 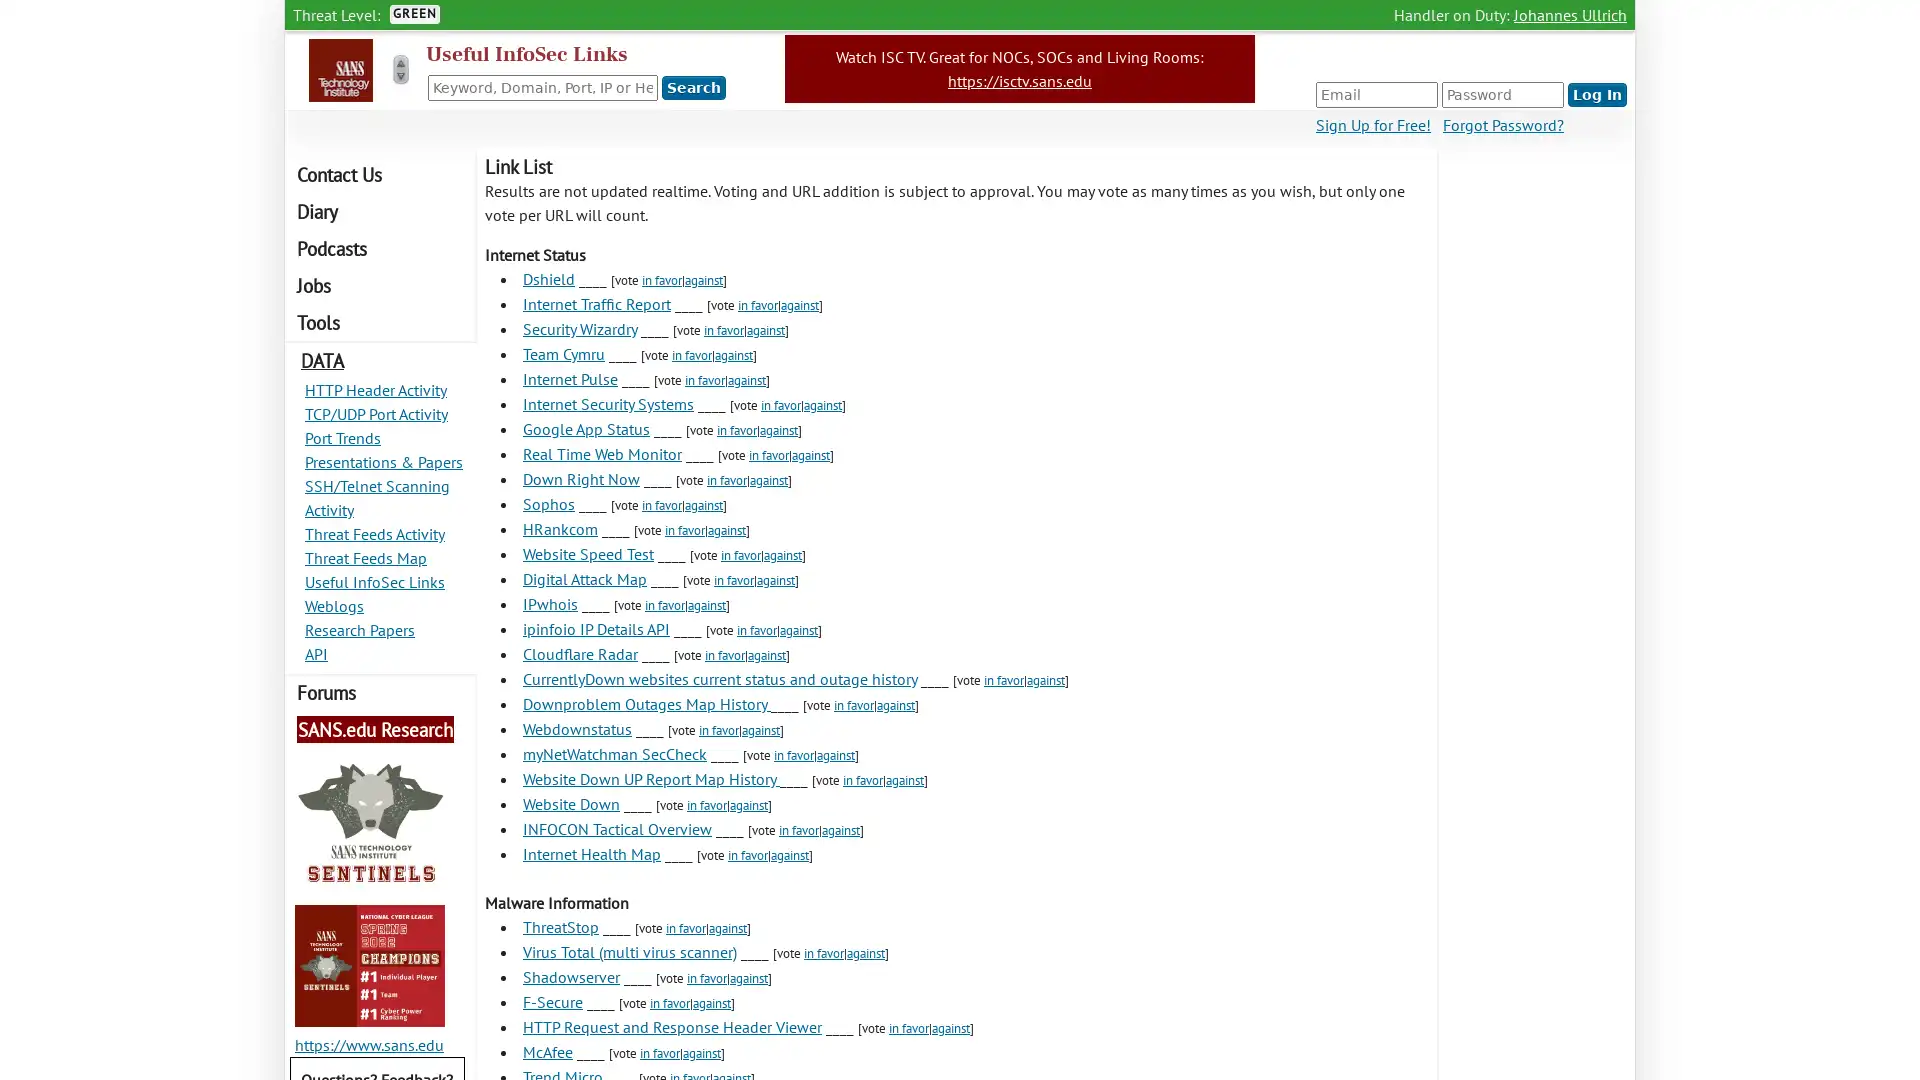 I want to click on Log In, so click(x=1596, y=95).